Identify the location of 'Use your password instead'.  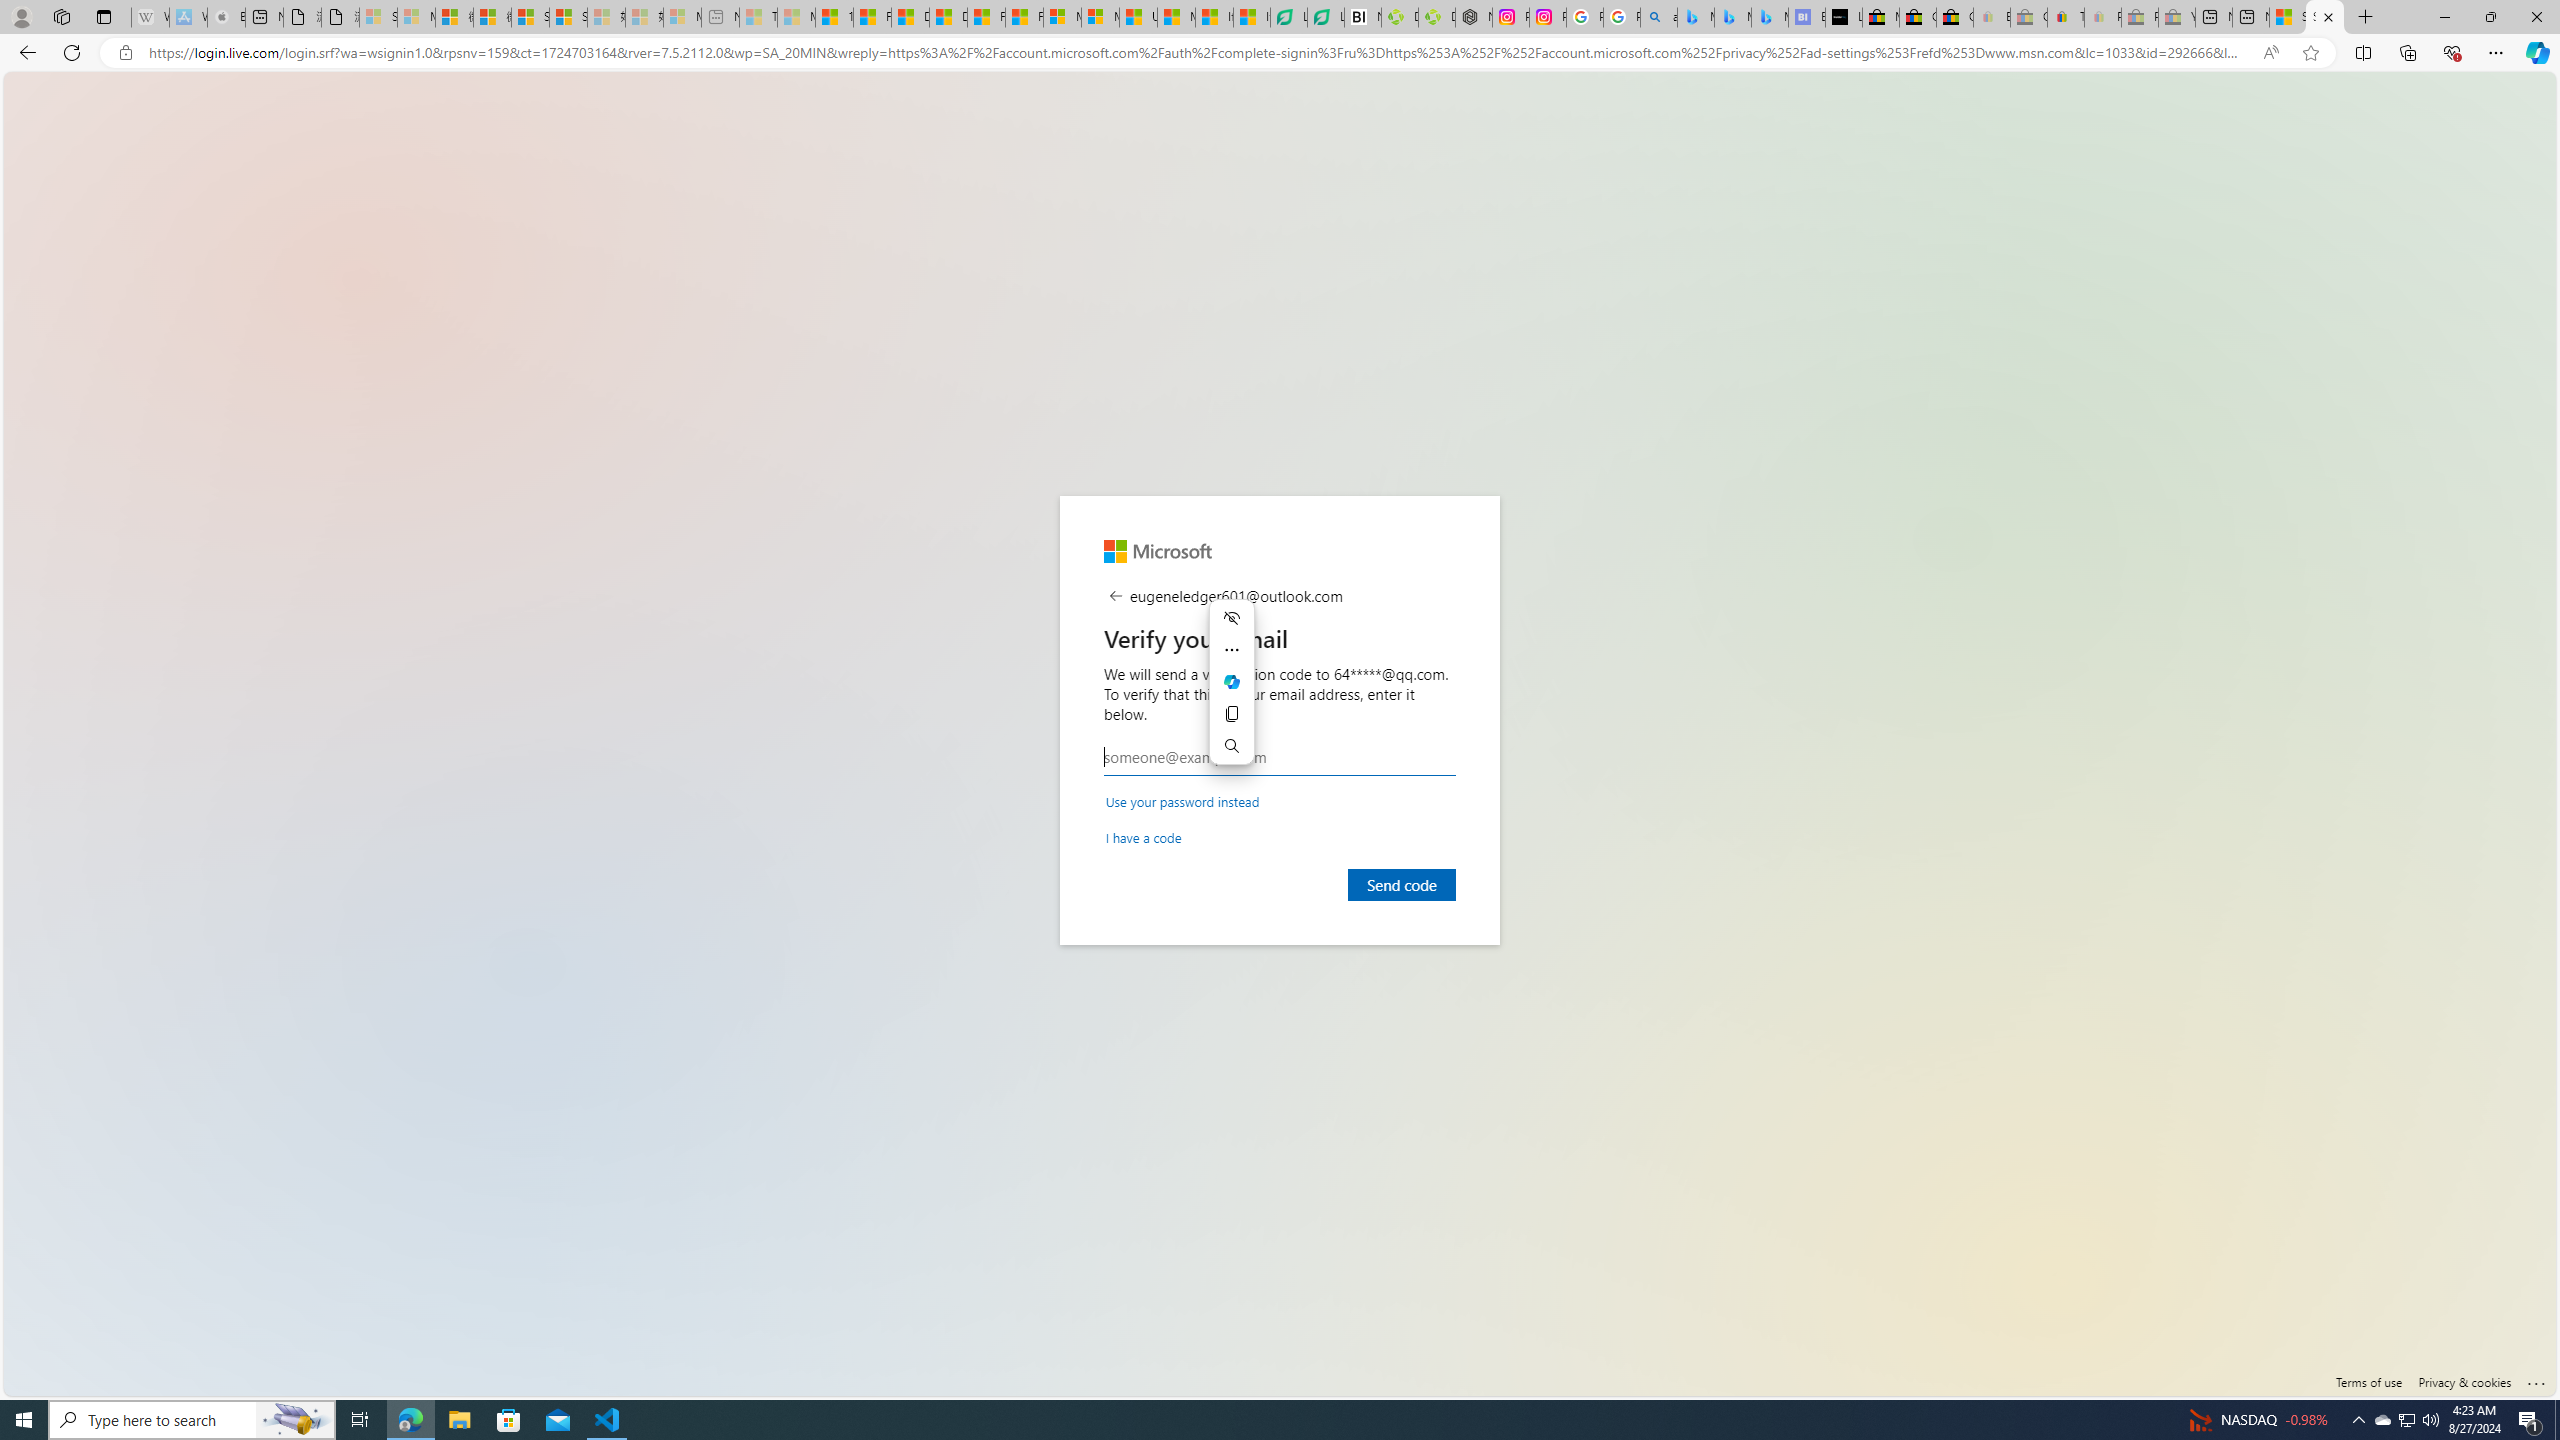
(1182, 800).